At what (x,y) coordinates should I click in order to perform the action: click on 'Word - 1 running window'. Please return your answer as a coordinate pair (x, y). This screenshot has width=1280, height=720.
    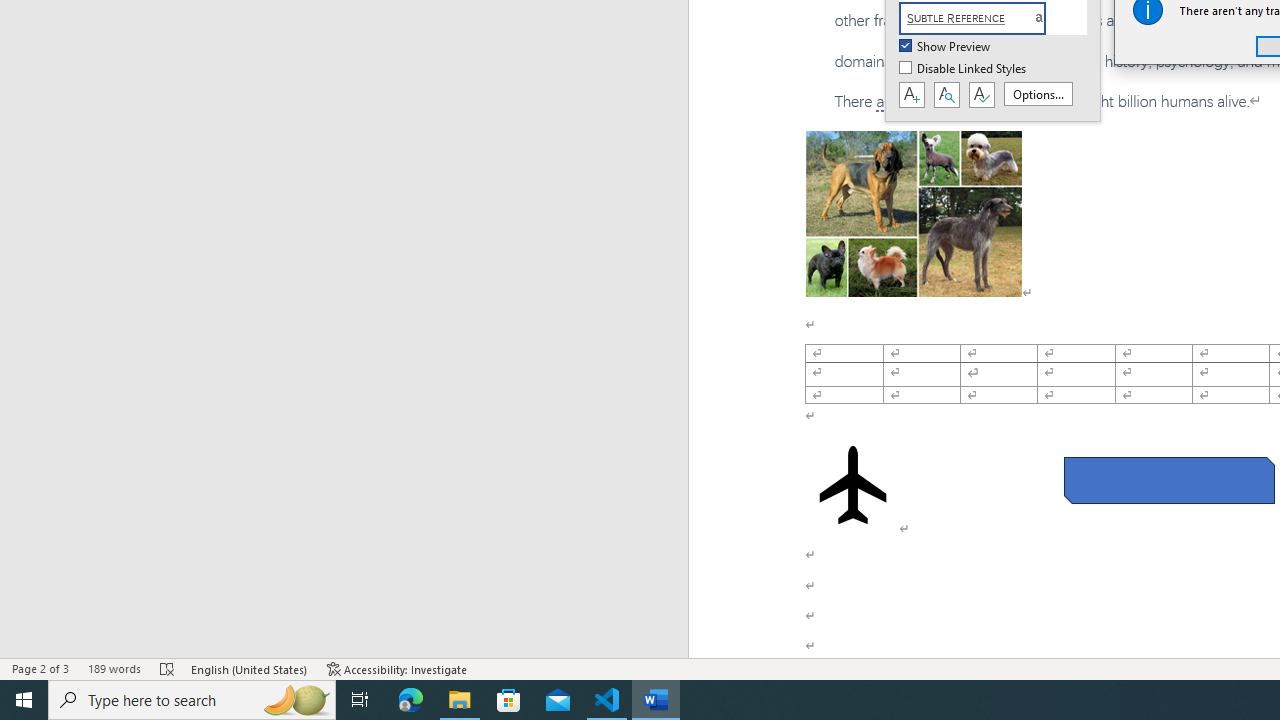
    Looking at the image, I should click on (656, 698).